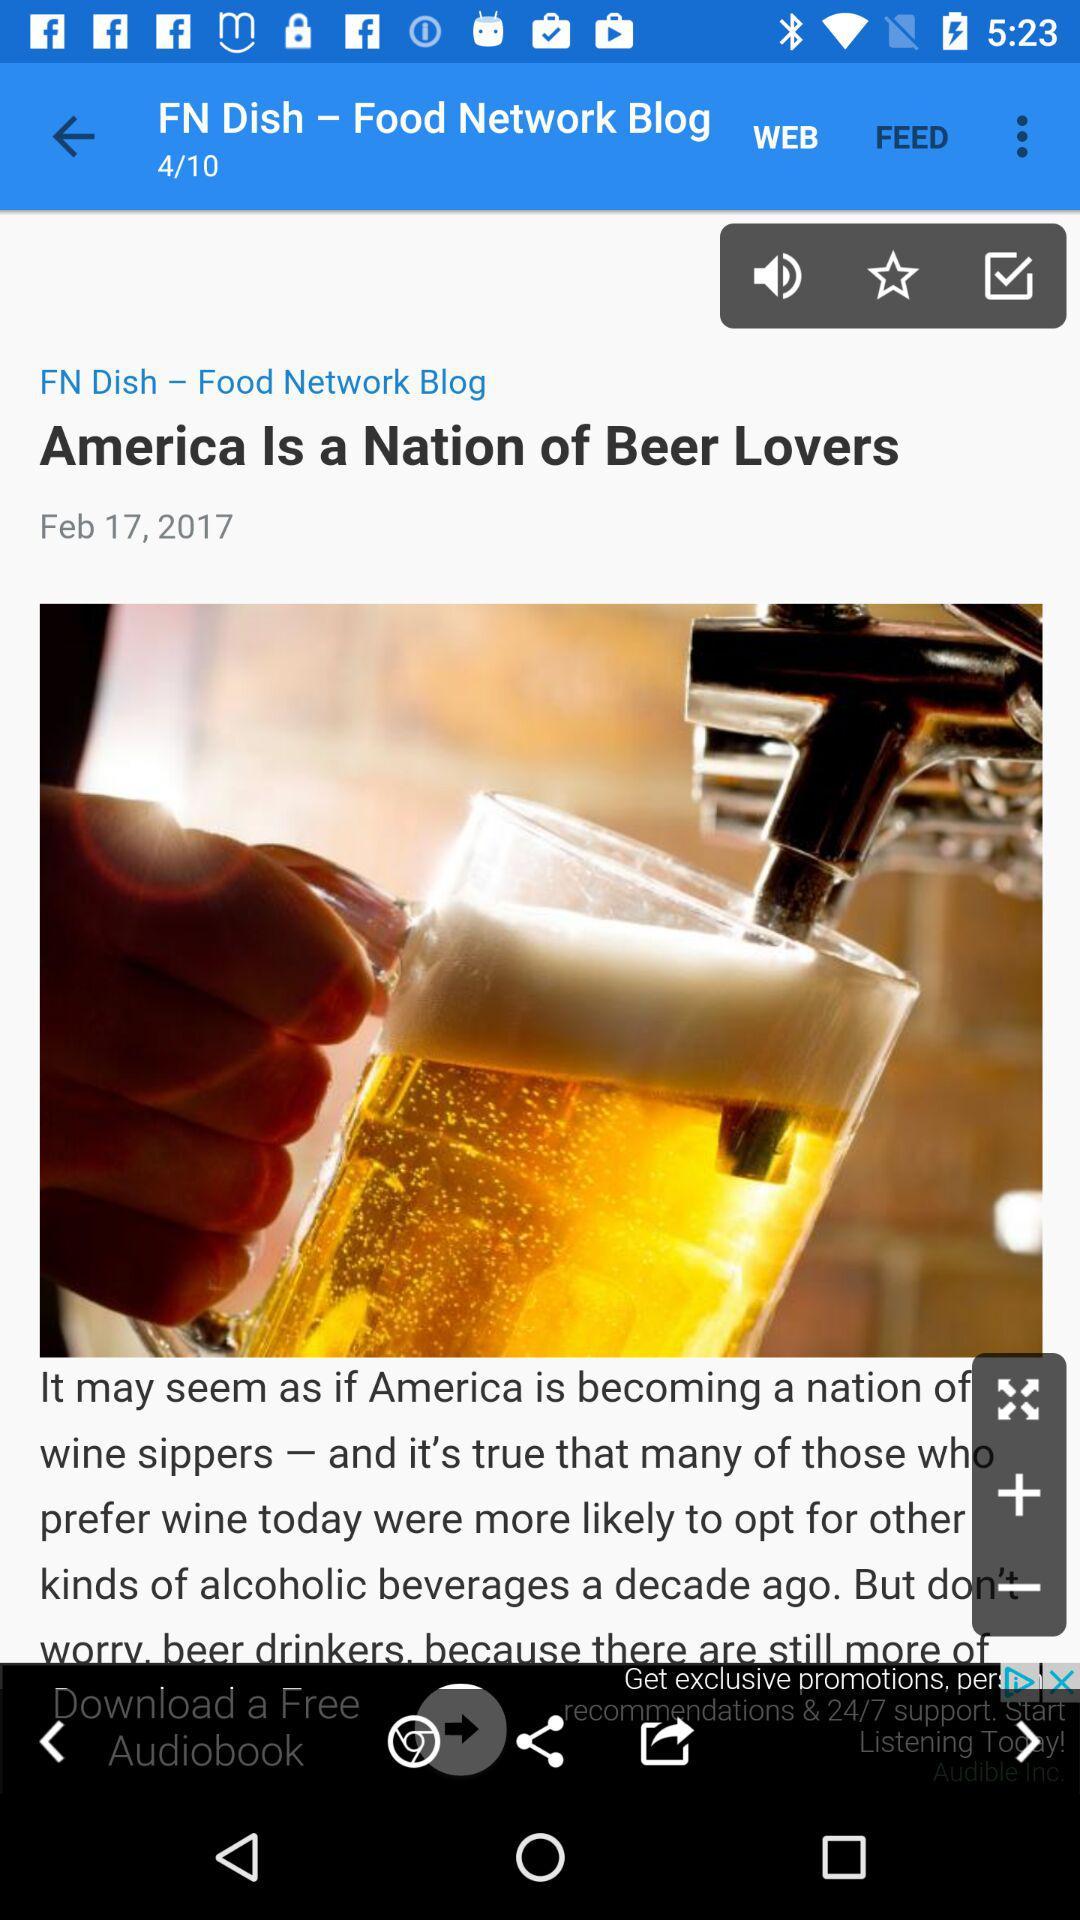 This screenshot has width=1080, height=1920. What do you see at coordinates (51, 1740) in the screenshot?
I see `the arrow_backward icon` at bounding box center [51, 1740].